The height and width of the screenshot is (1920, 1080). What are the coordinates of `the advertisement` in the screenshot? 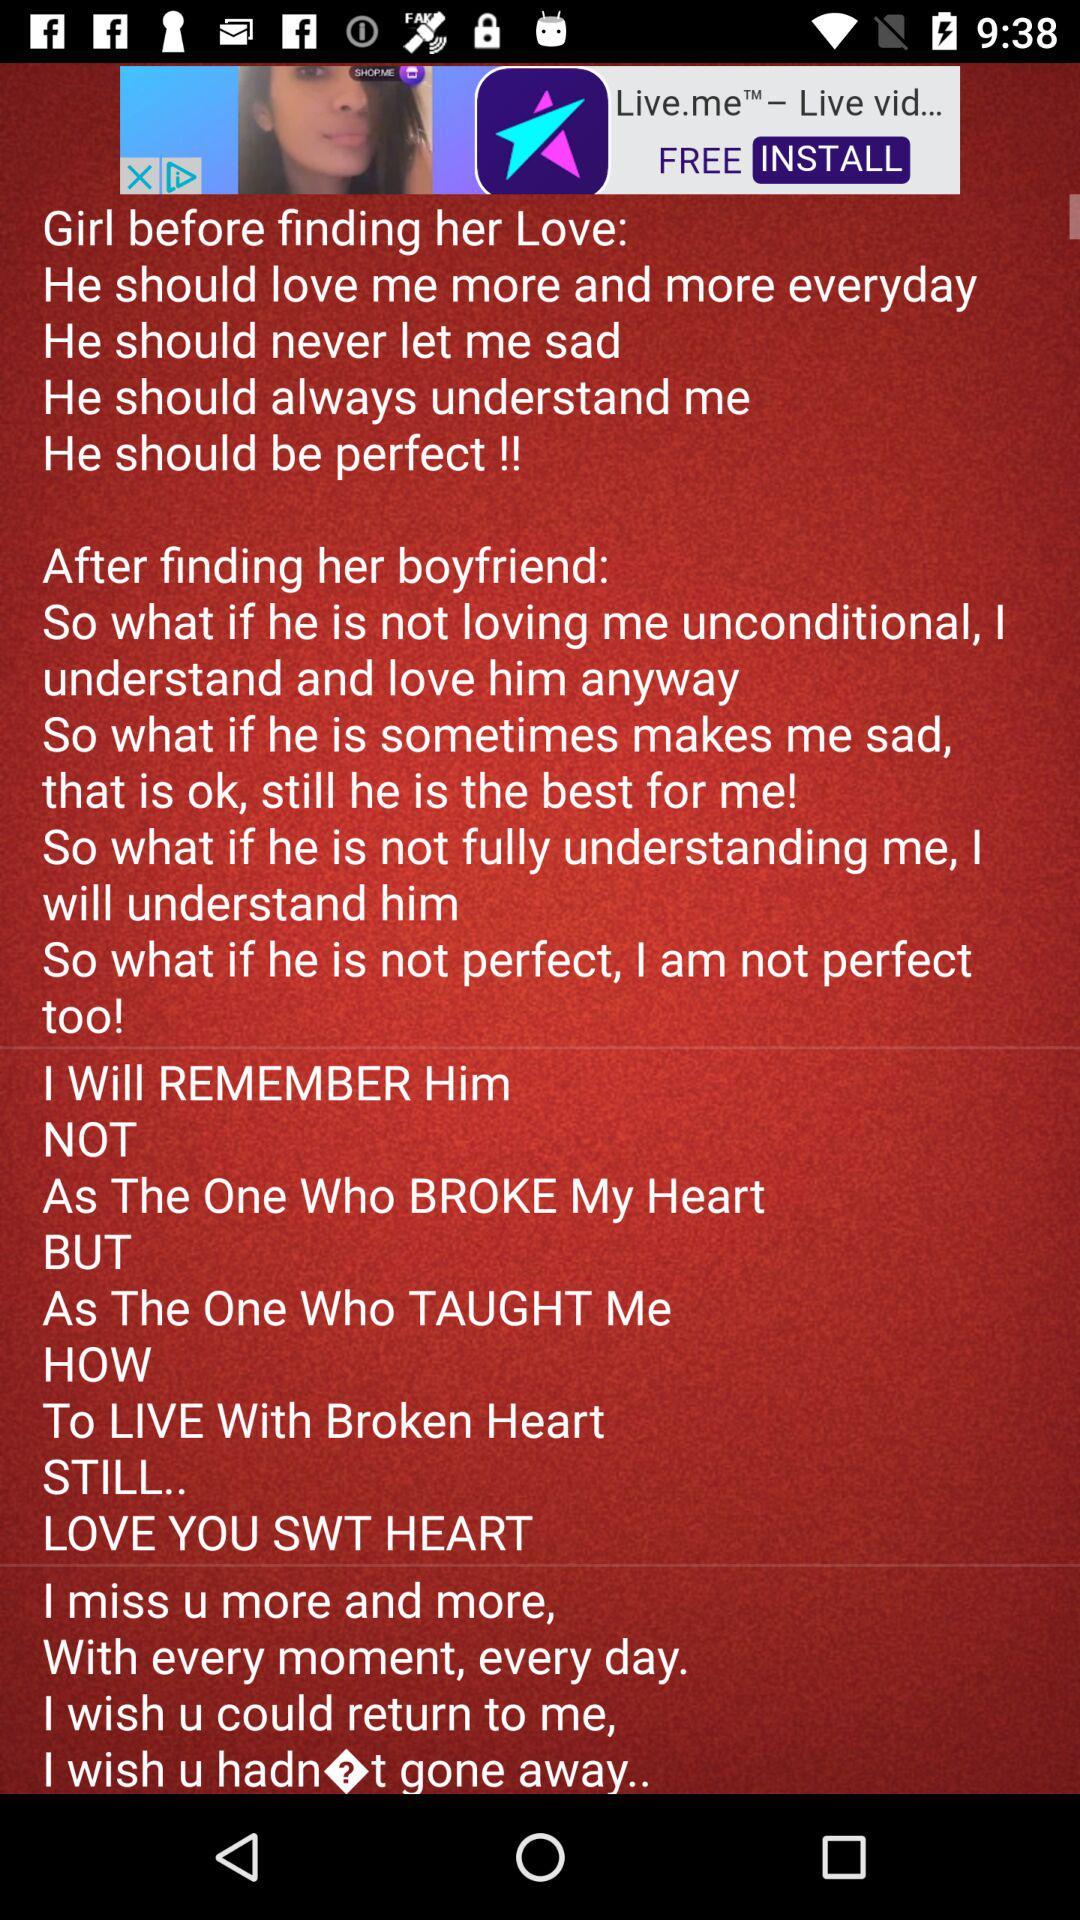 It's located at (540, 127).